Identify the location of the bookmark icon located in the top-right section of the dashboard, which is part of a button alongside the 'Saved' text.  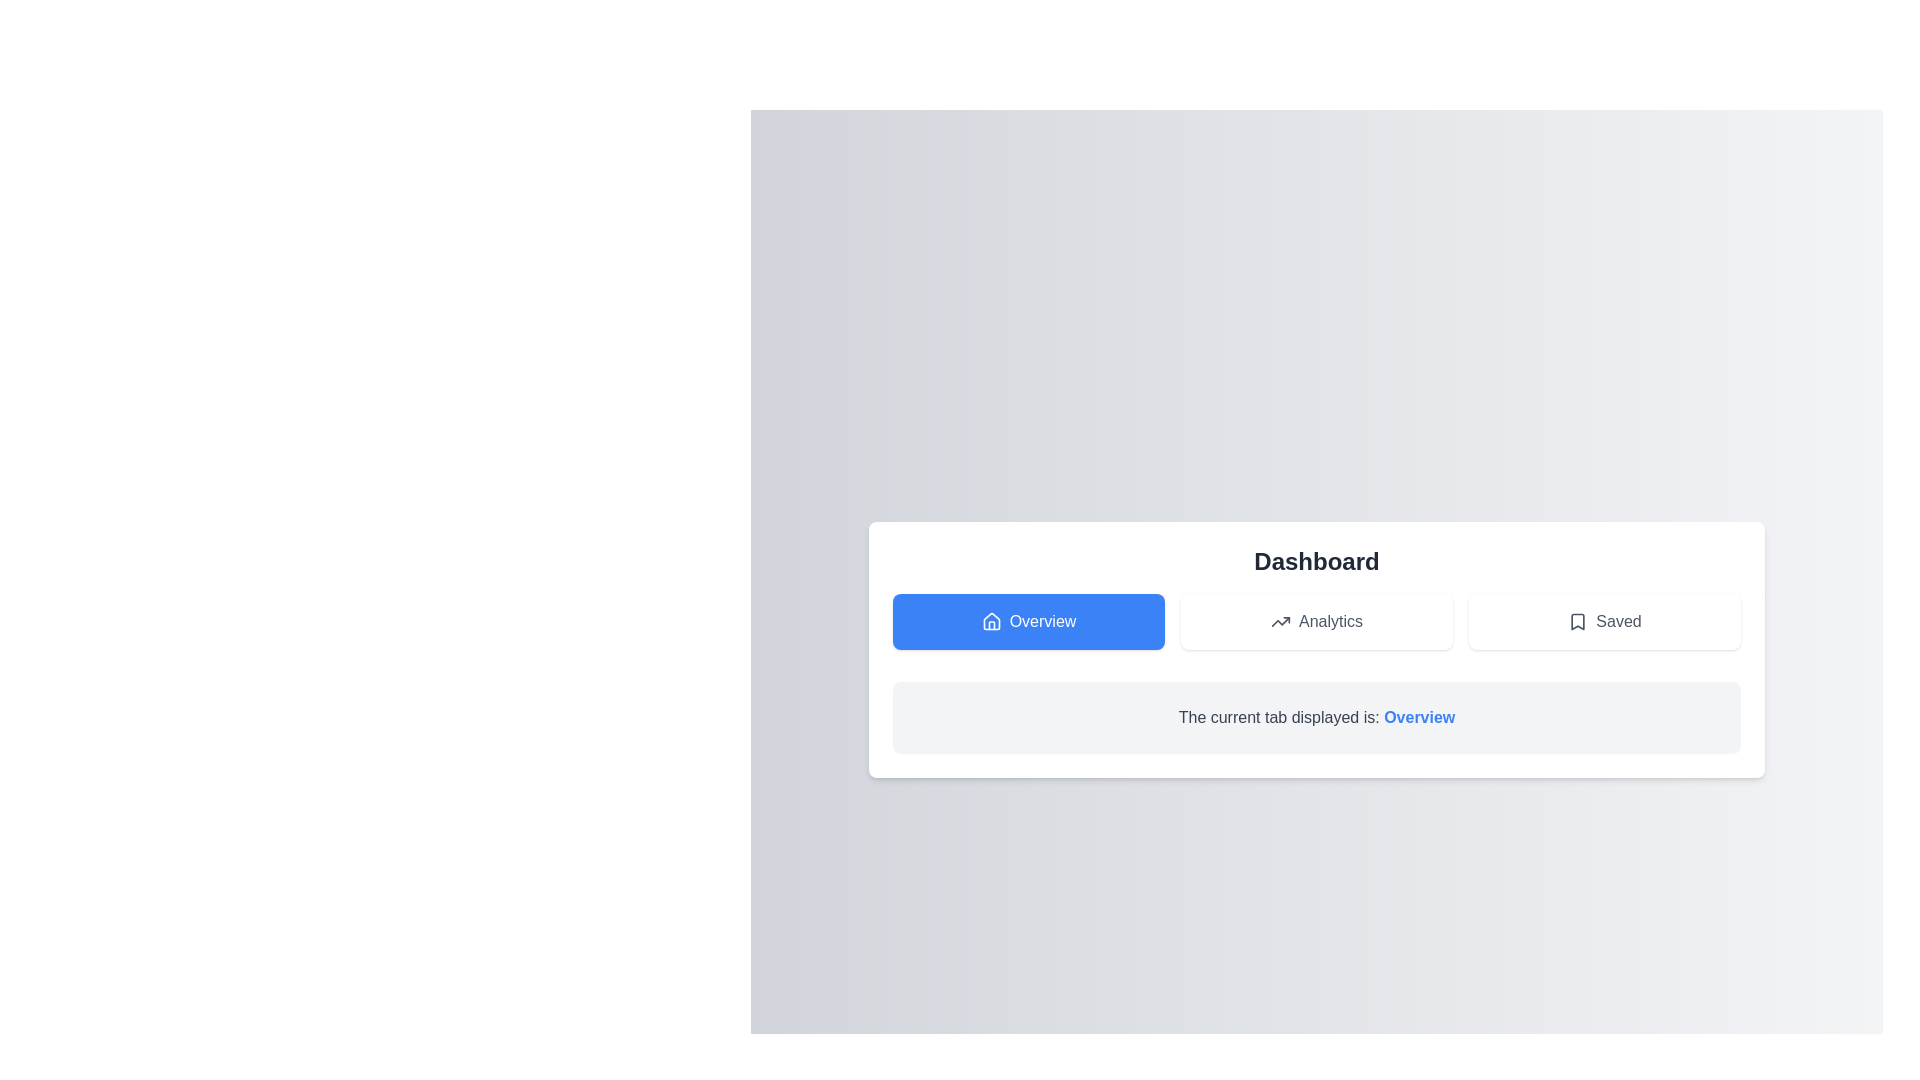
(1577, 620).